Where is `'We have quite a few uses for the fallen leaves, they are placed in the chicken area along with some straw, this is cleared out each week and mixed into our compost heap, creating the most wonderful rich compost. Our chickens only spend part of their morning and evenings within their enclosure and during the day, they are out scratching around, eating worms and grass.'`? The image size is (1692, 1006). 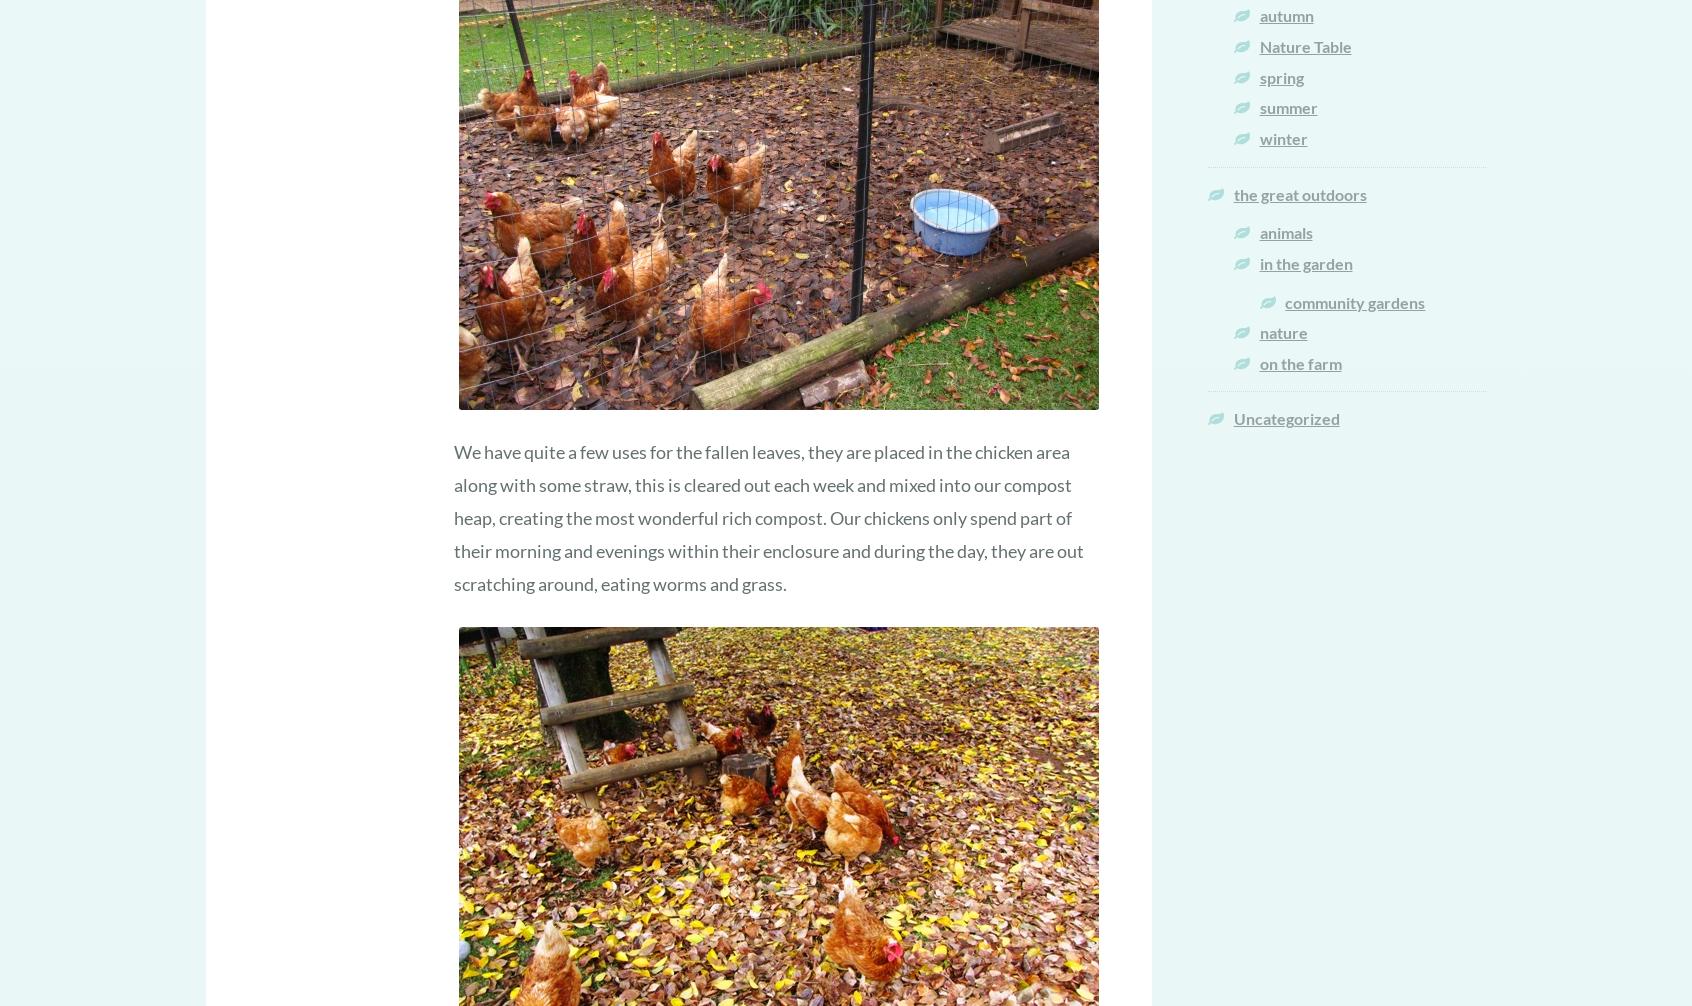
'We have quite a few uses for the fallen leaves, they are placed in the chicken area along with some straw, this is cleared out each week and mixed into our compost heap, creating the most wonderful rich compost. Our chickens only spend part of their morning and evenings within their enclosure and during the day, they are out scratching around, eating worms and grass.' is located at coordinates (768, 517).